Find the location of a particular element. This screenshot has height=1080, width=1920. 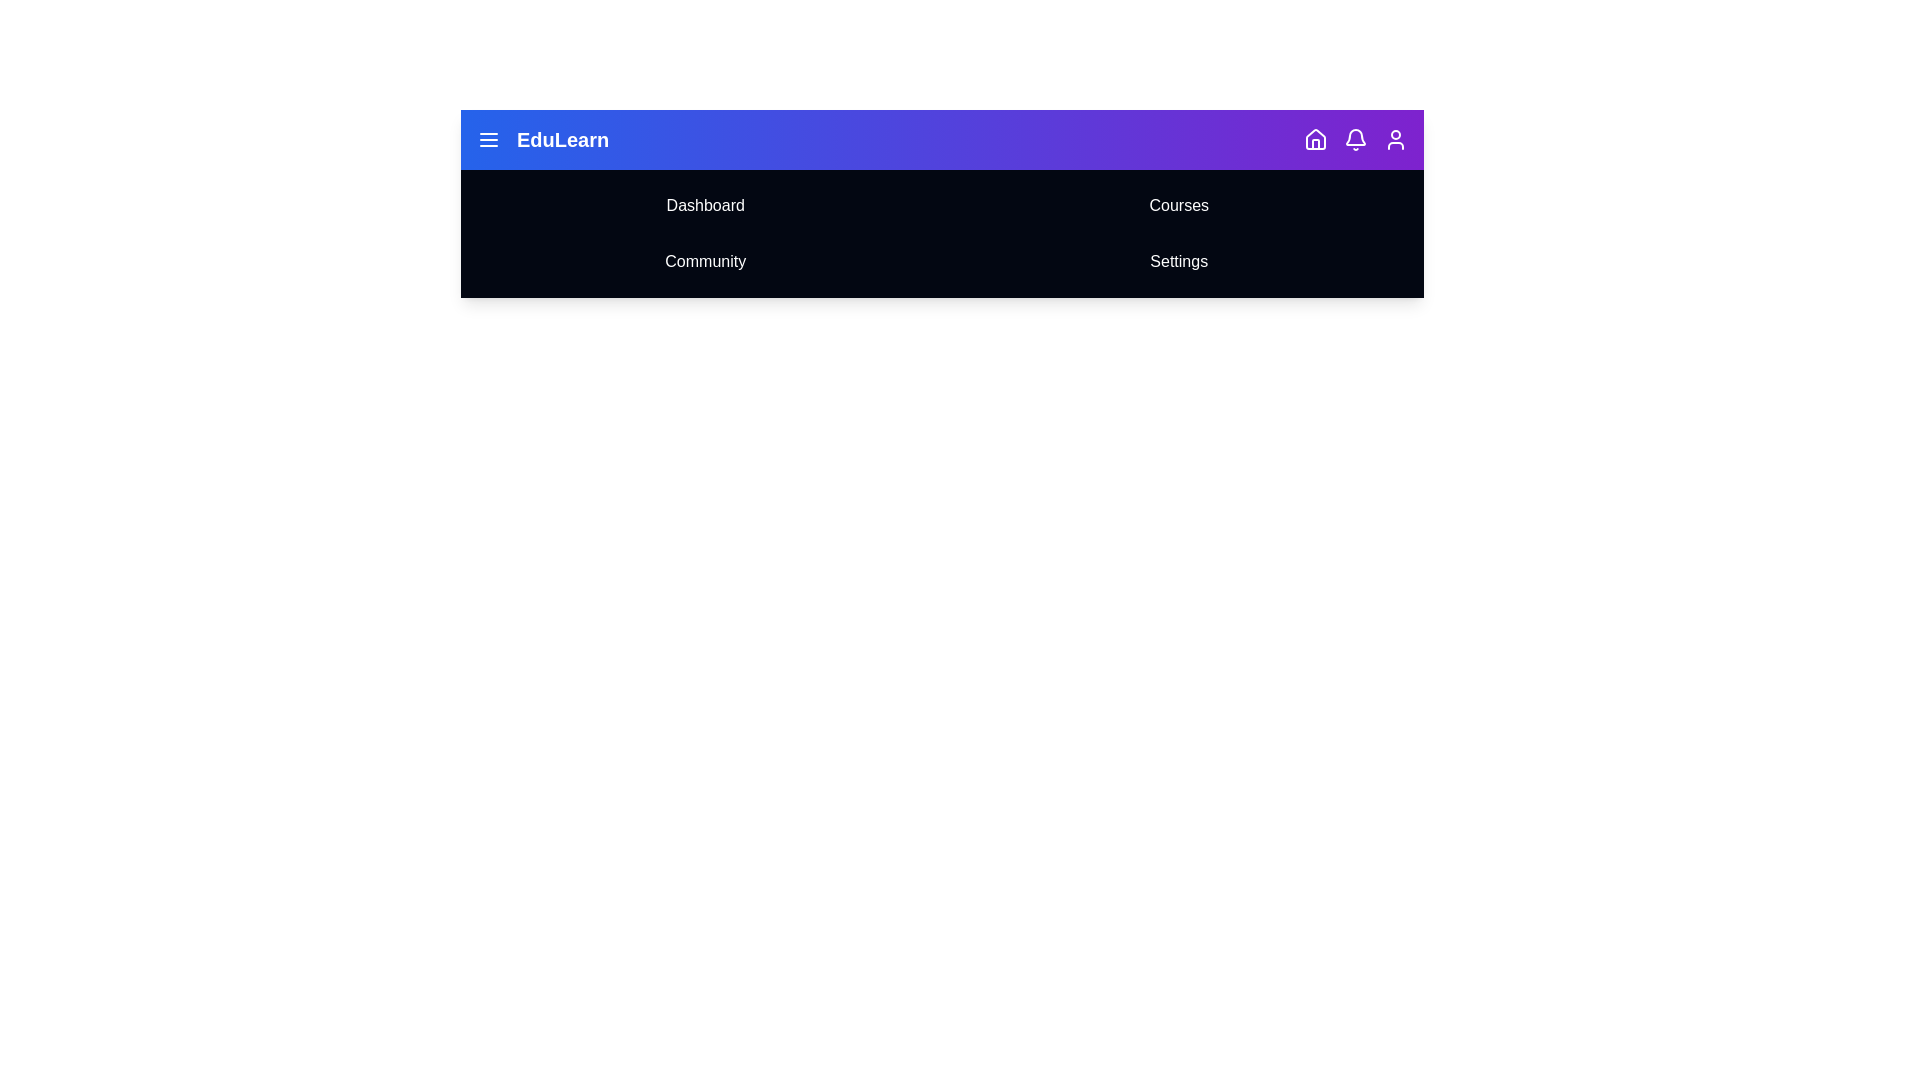

the Dashboard navigation icon to navigate to the respective section is located at coordinates (705, 205).